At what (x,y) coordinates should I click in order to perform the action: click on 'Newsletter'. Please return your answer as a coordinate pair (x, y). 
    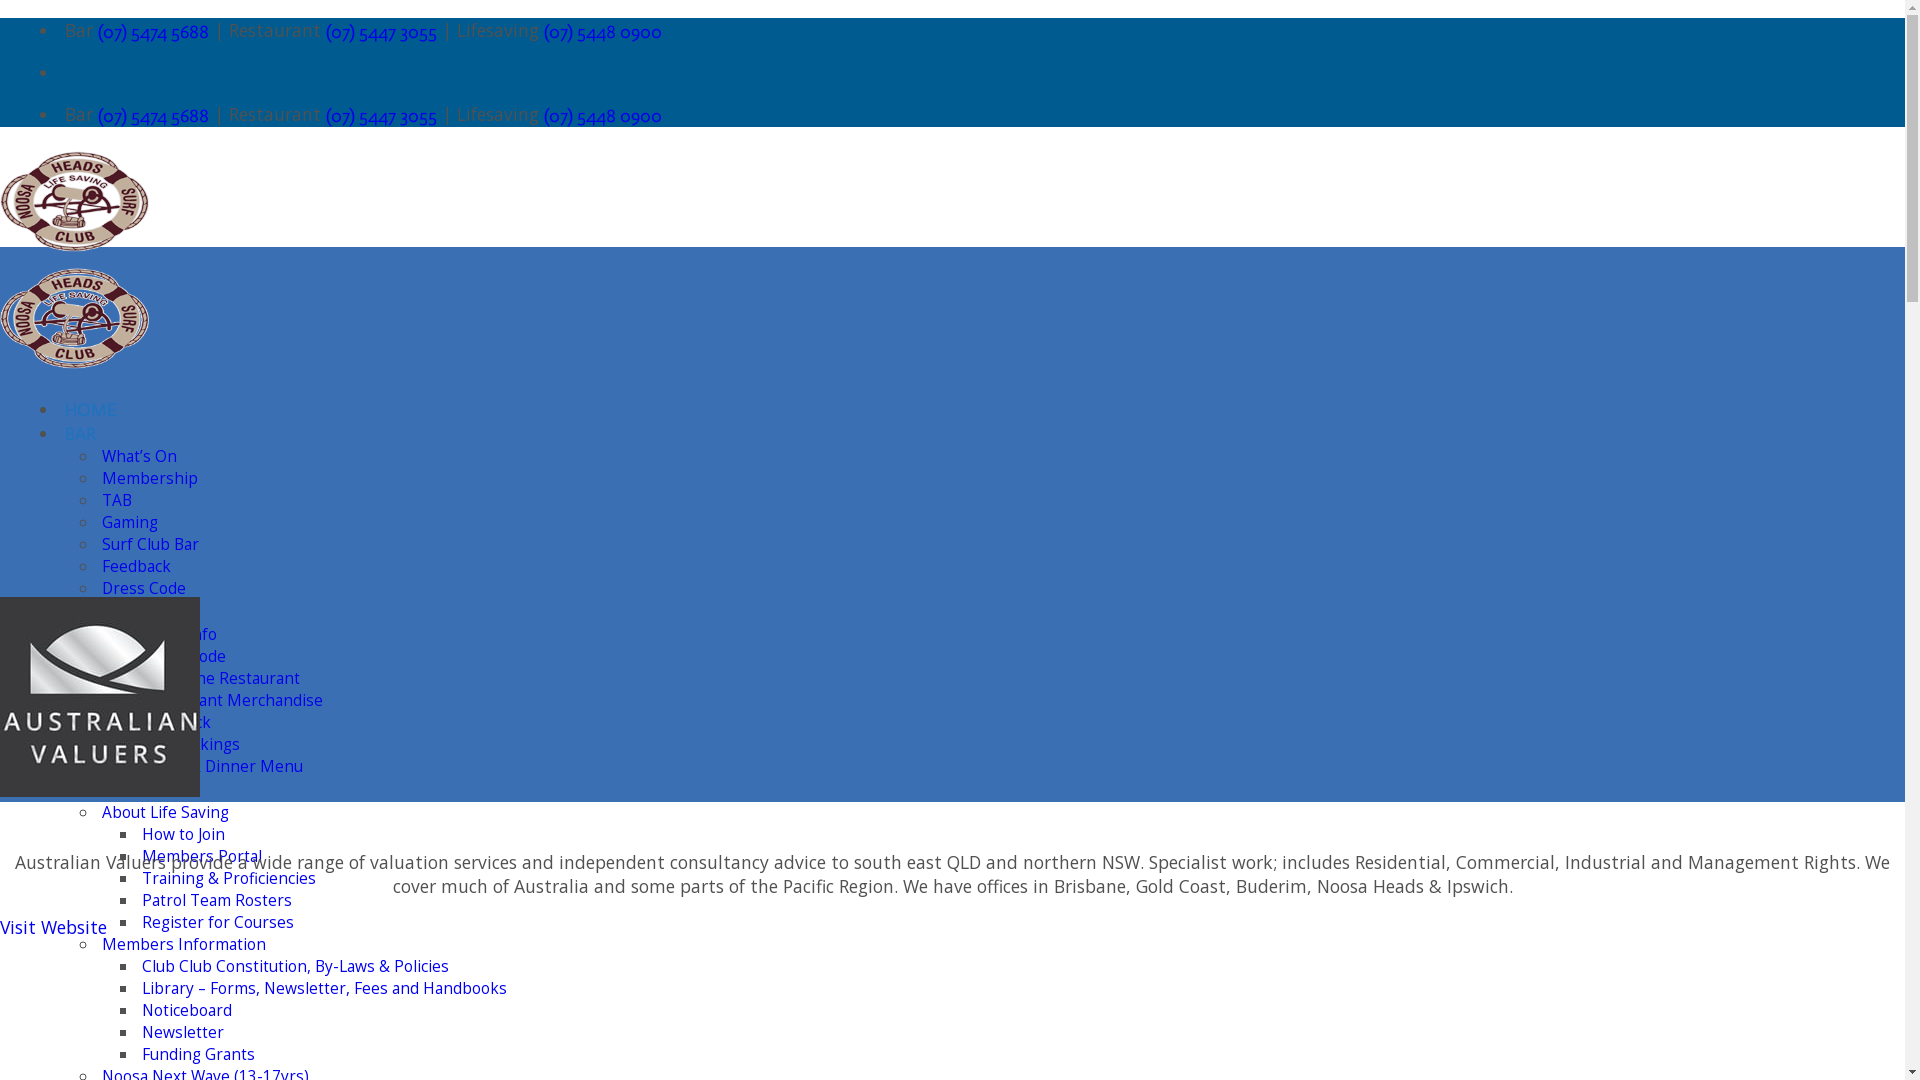
    Looking at the image, I should click on (182, 1032).